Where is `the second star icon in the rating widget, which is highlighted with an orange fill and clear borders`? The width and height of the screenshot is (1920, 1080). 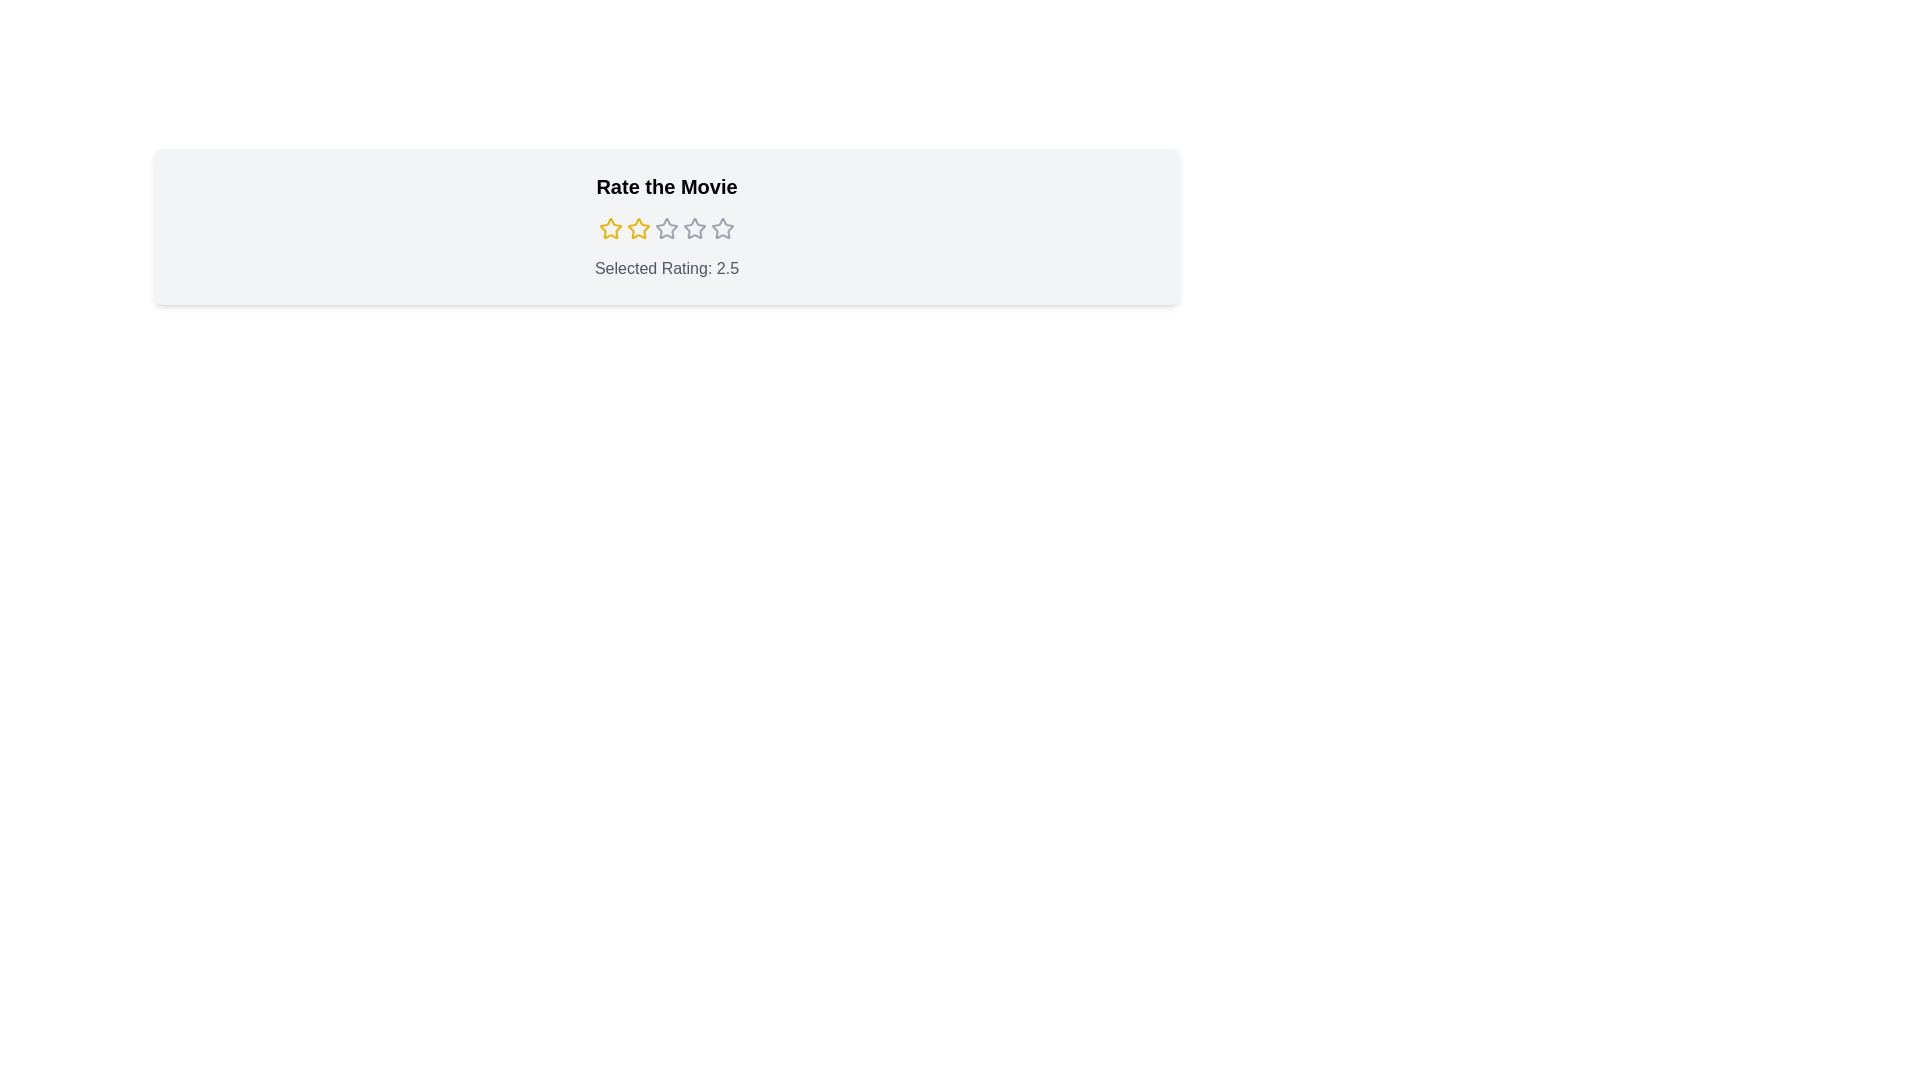 the second star icon in the rating widget, which is highlighted with an orange fill and clear borders is located at coordinates (637, 227).